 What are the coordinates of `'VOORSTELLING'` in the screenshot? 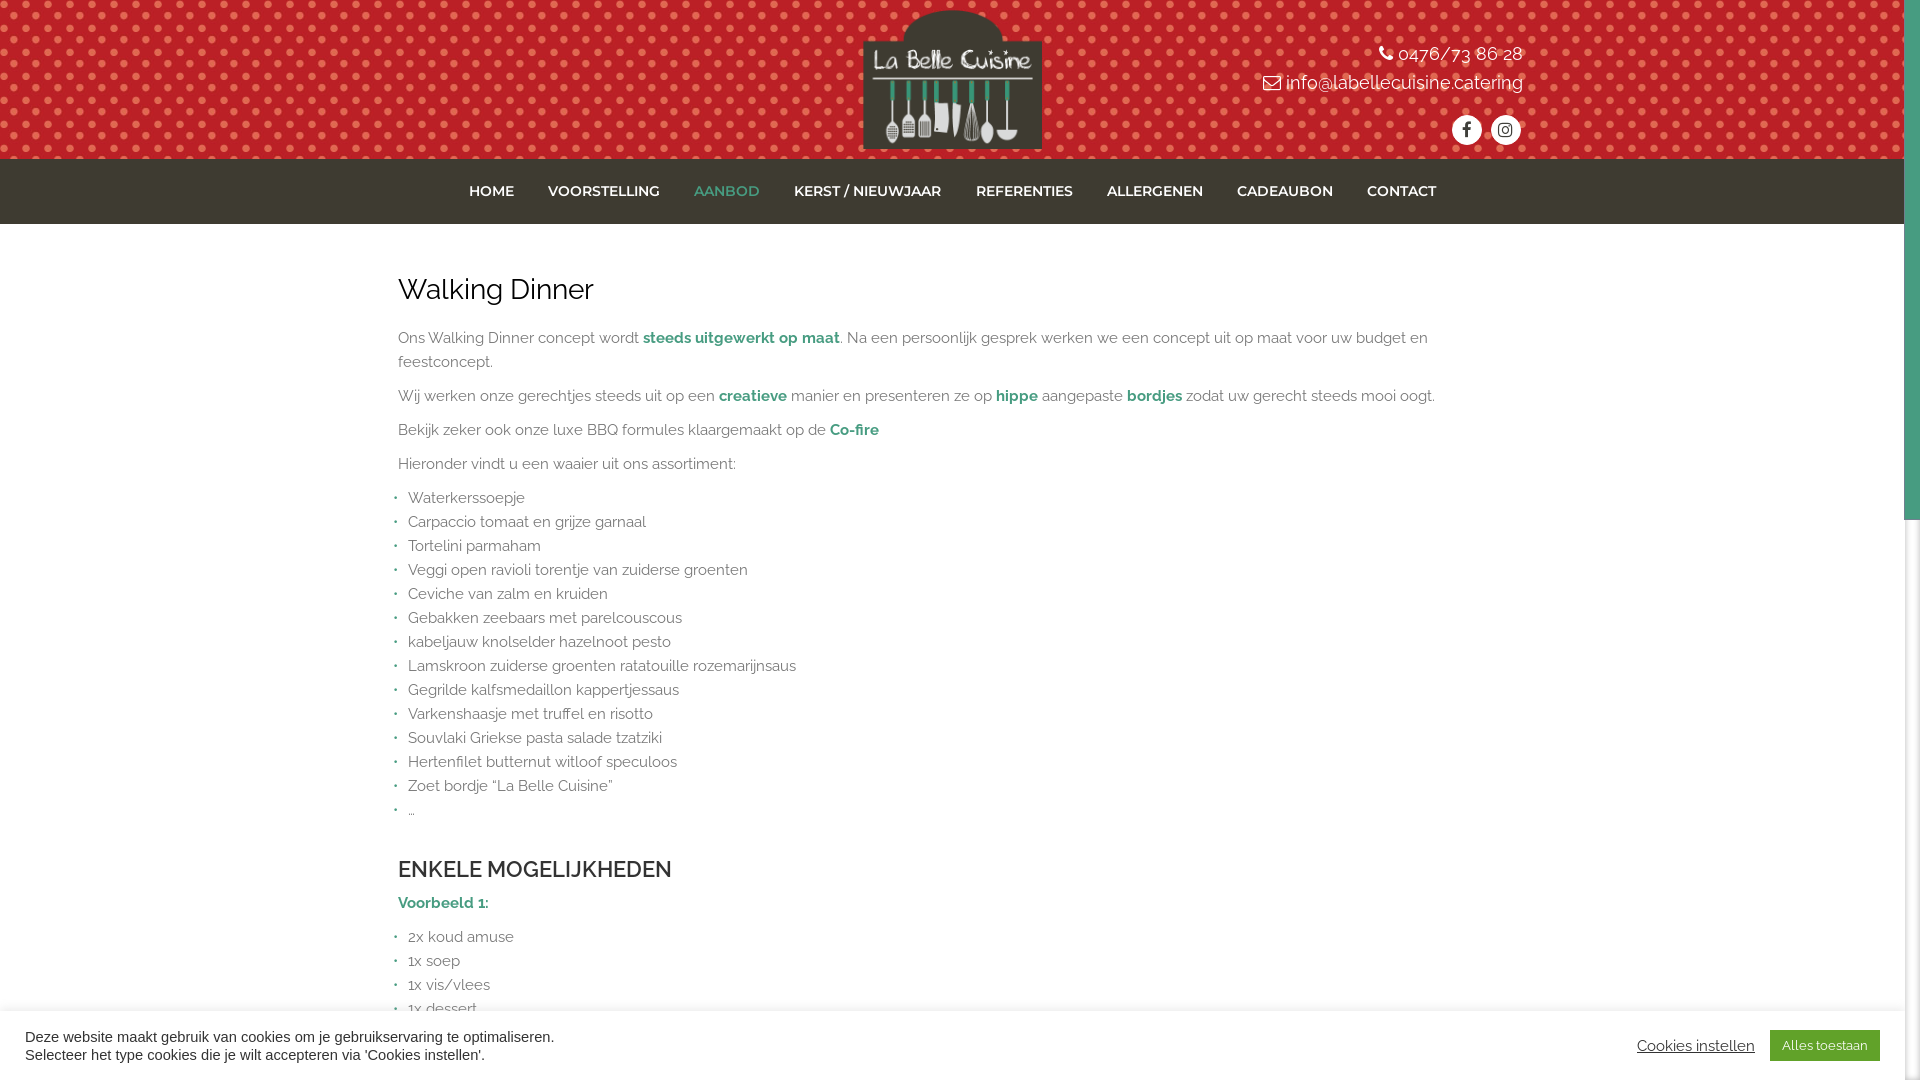 It's located at (603, 191).